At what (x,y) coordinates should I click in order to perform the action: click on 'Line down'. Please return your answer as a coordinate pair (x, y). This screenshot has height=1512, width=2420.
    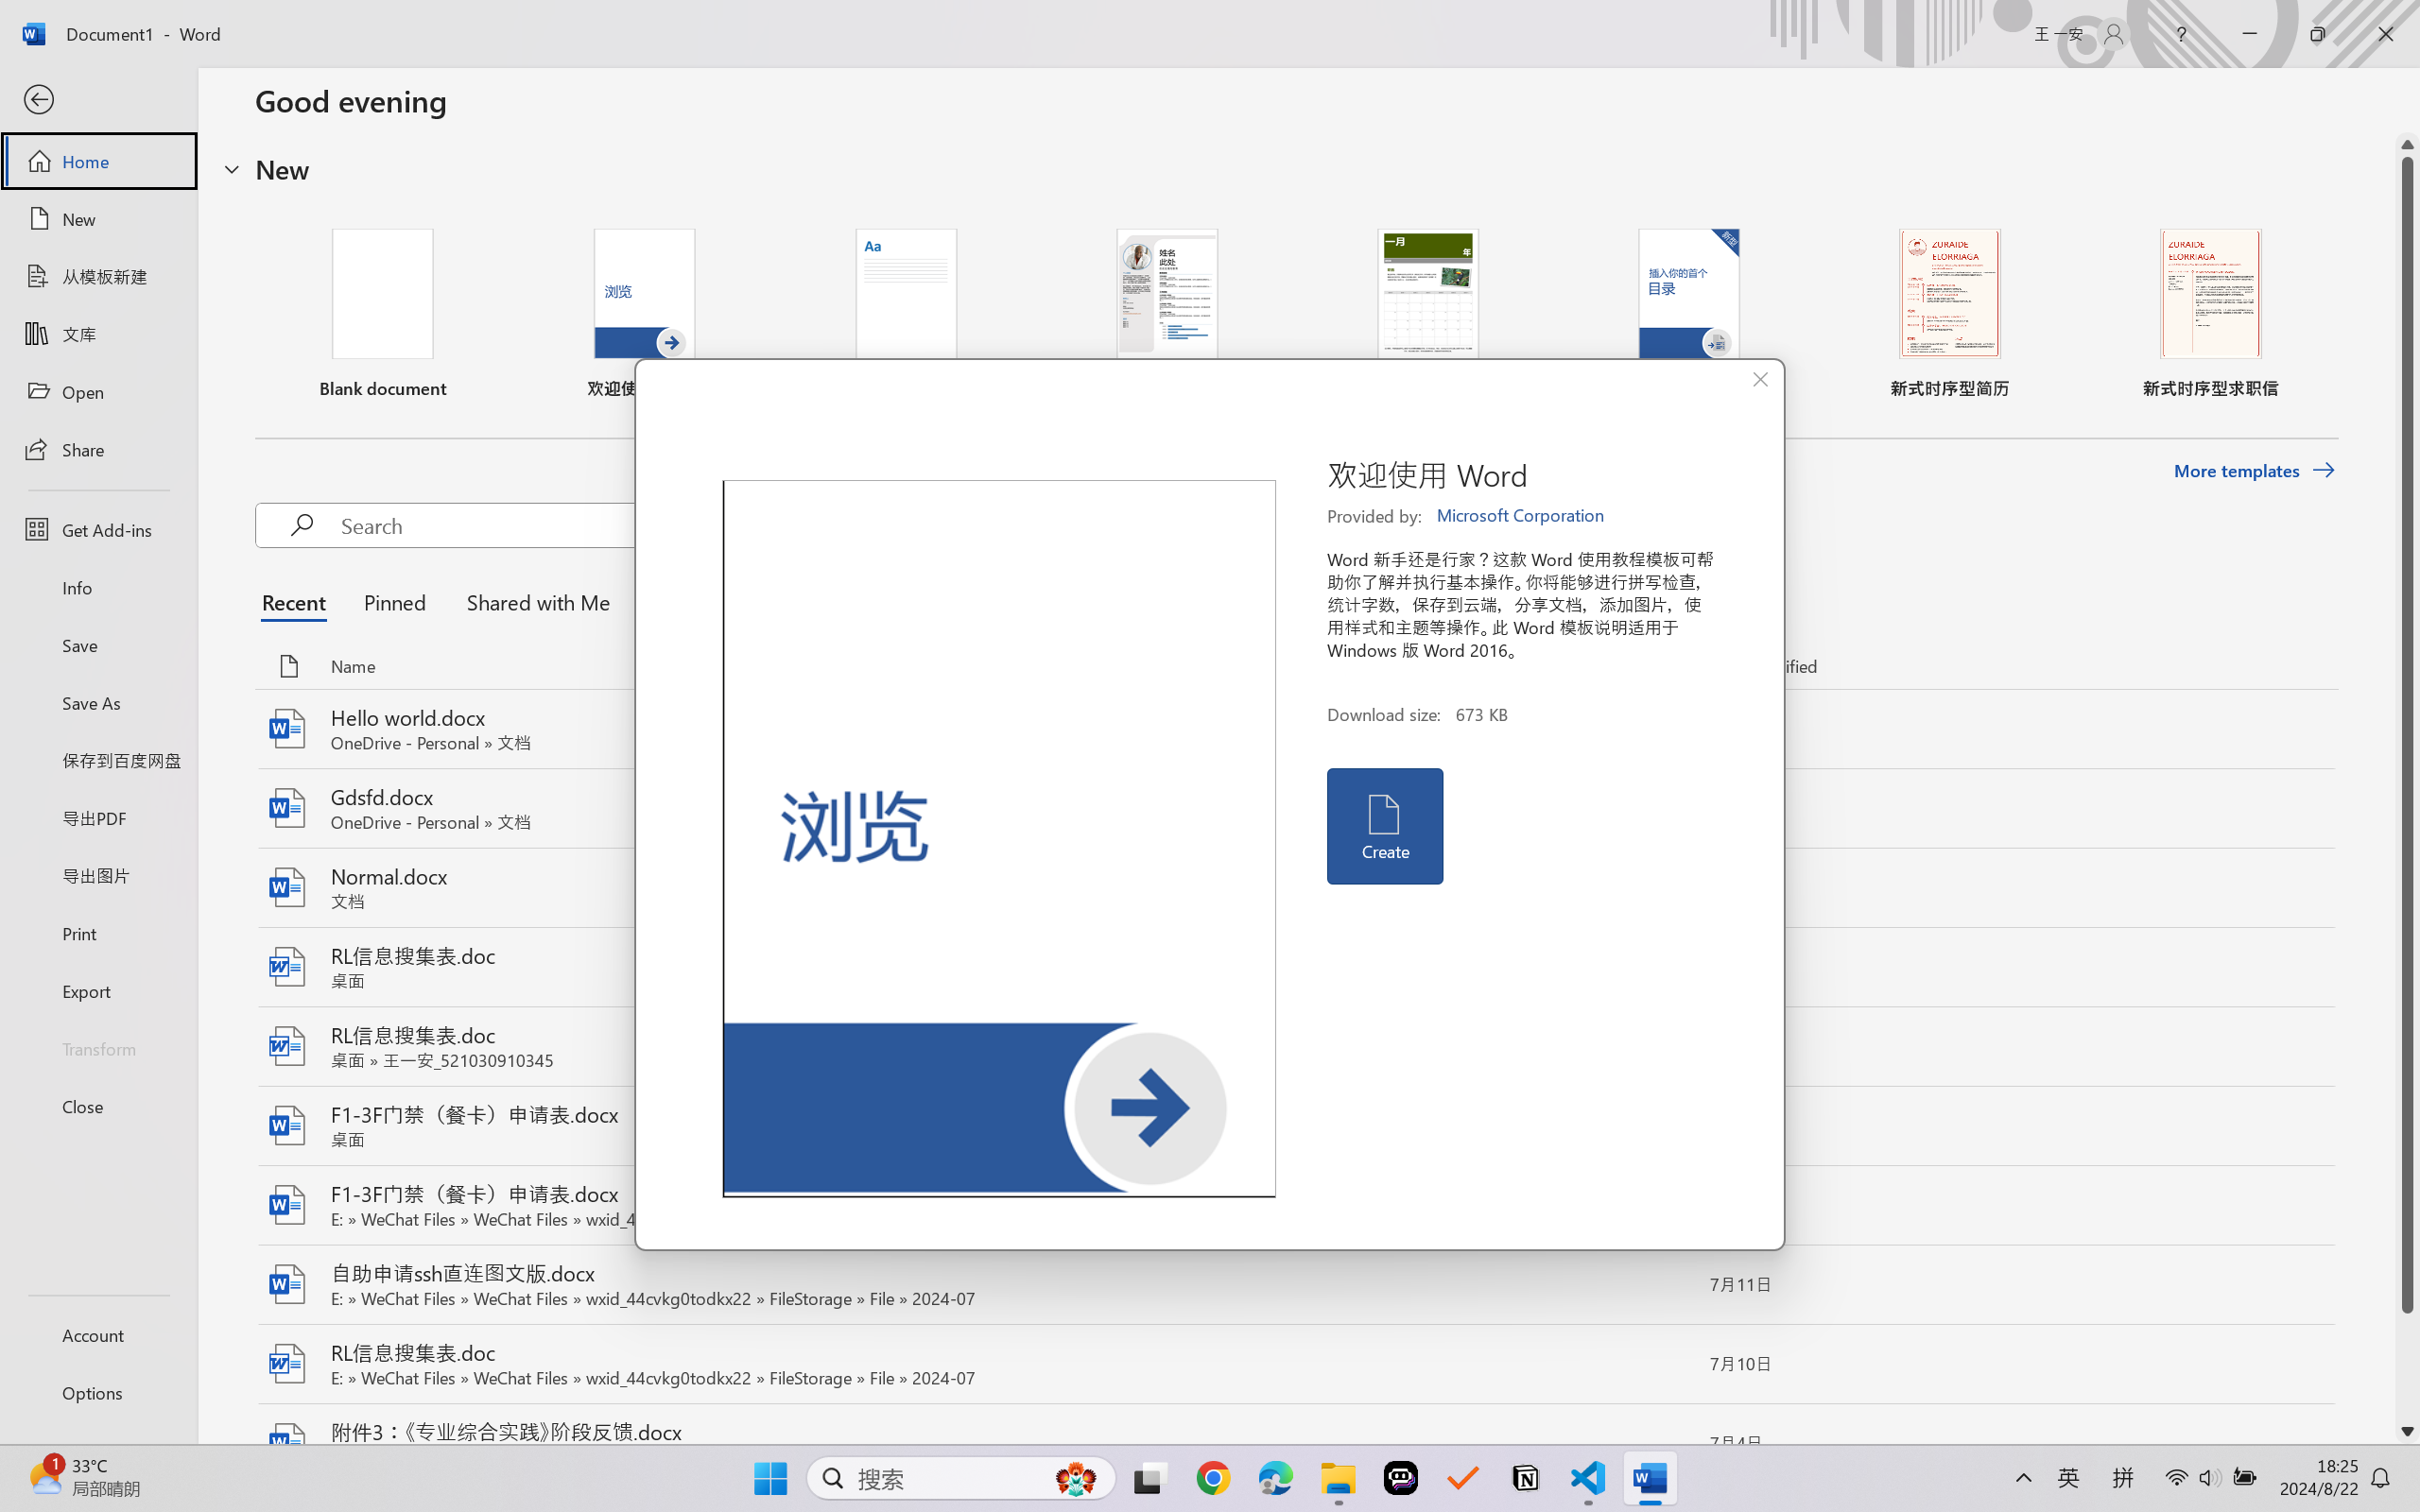
    Looking at the image, I should click on (2407, 1432).